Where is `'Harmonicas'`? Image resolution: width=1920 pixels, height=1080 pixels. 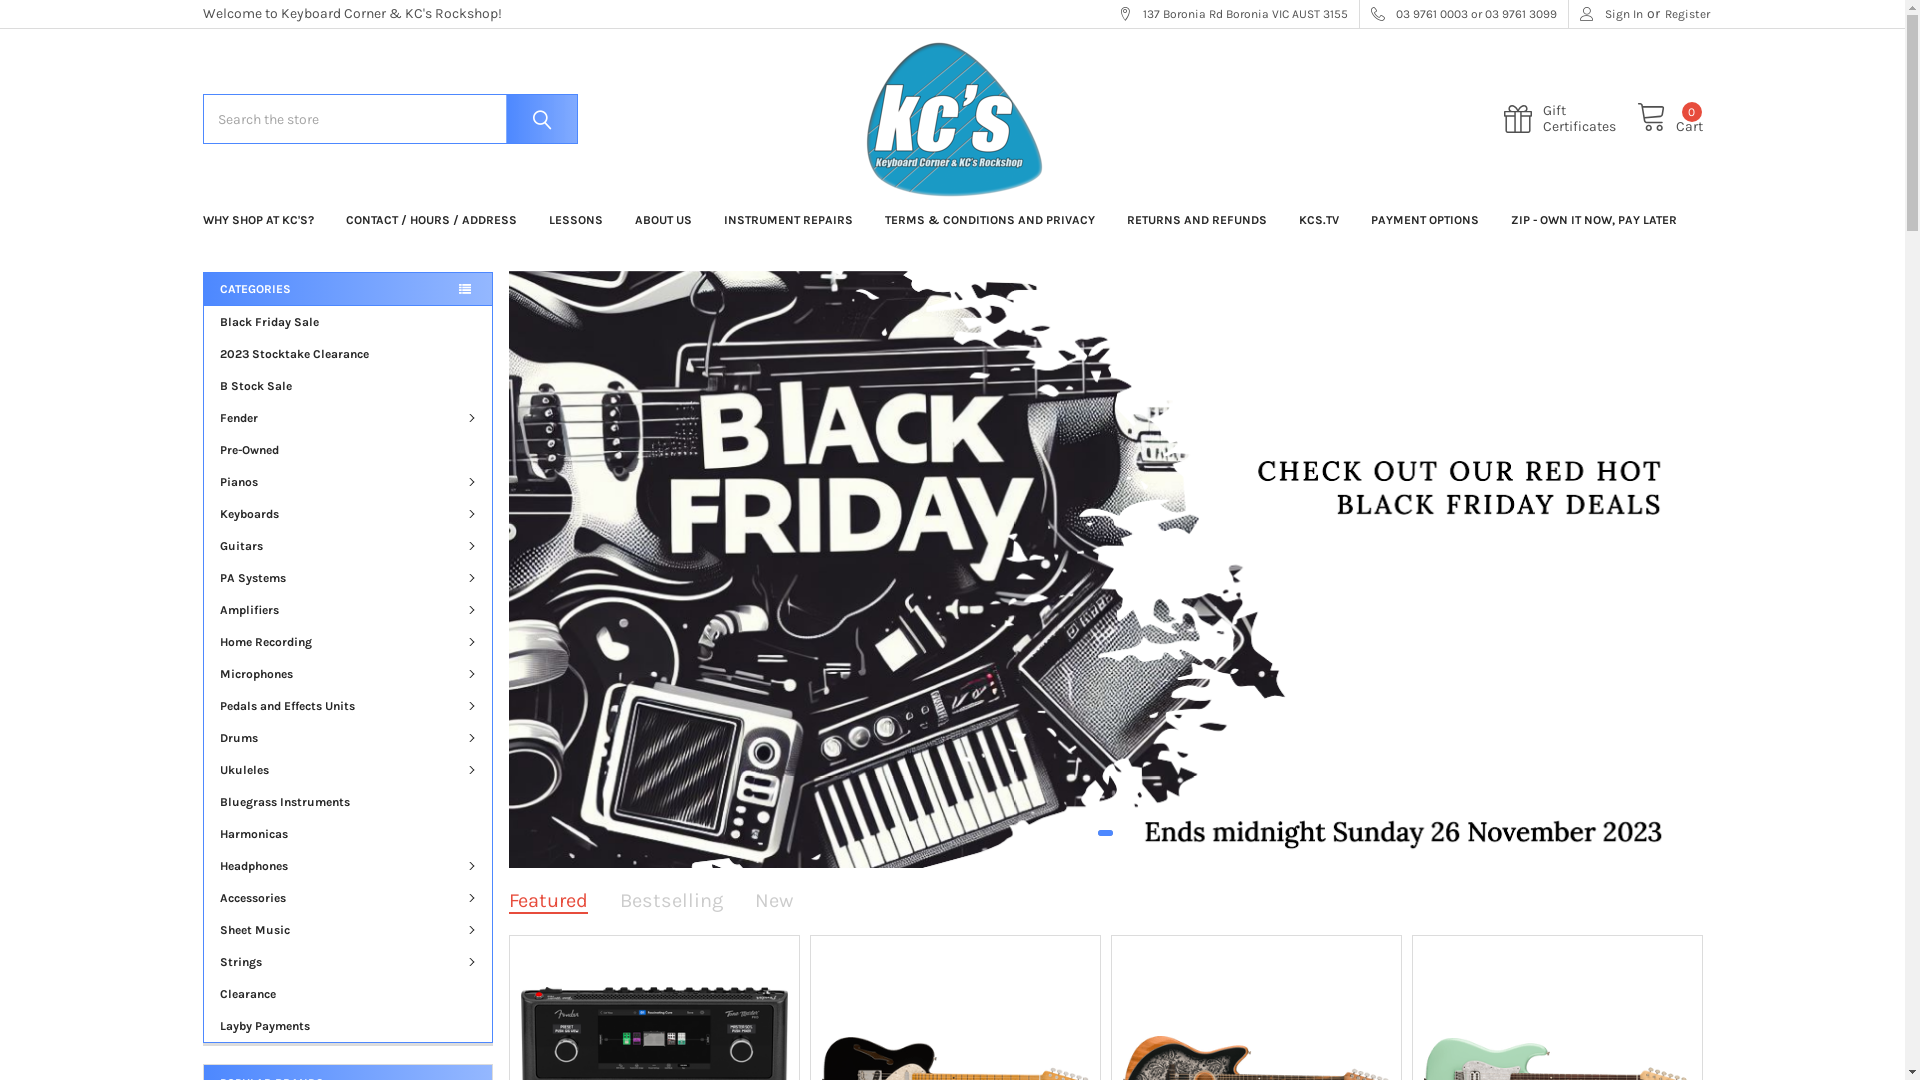 'Harmonicas' is located at coordinates (347, 833).